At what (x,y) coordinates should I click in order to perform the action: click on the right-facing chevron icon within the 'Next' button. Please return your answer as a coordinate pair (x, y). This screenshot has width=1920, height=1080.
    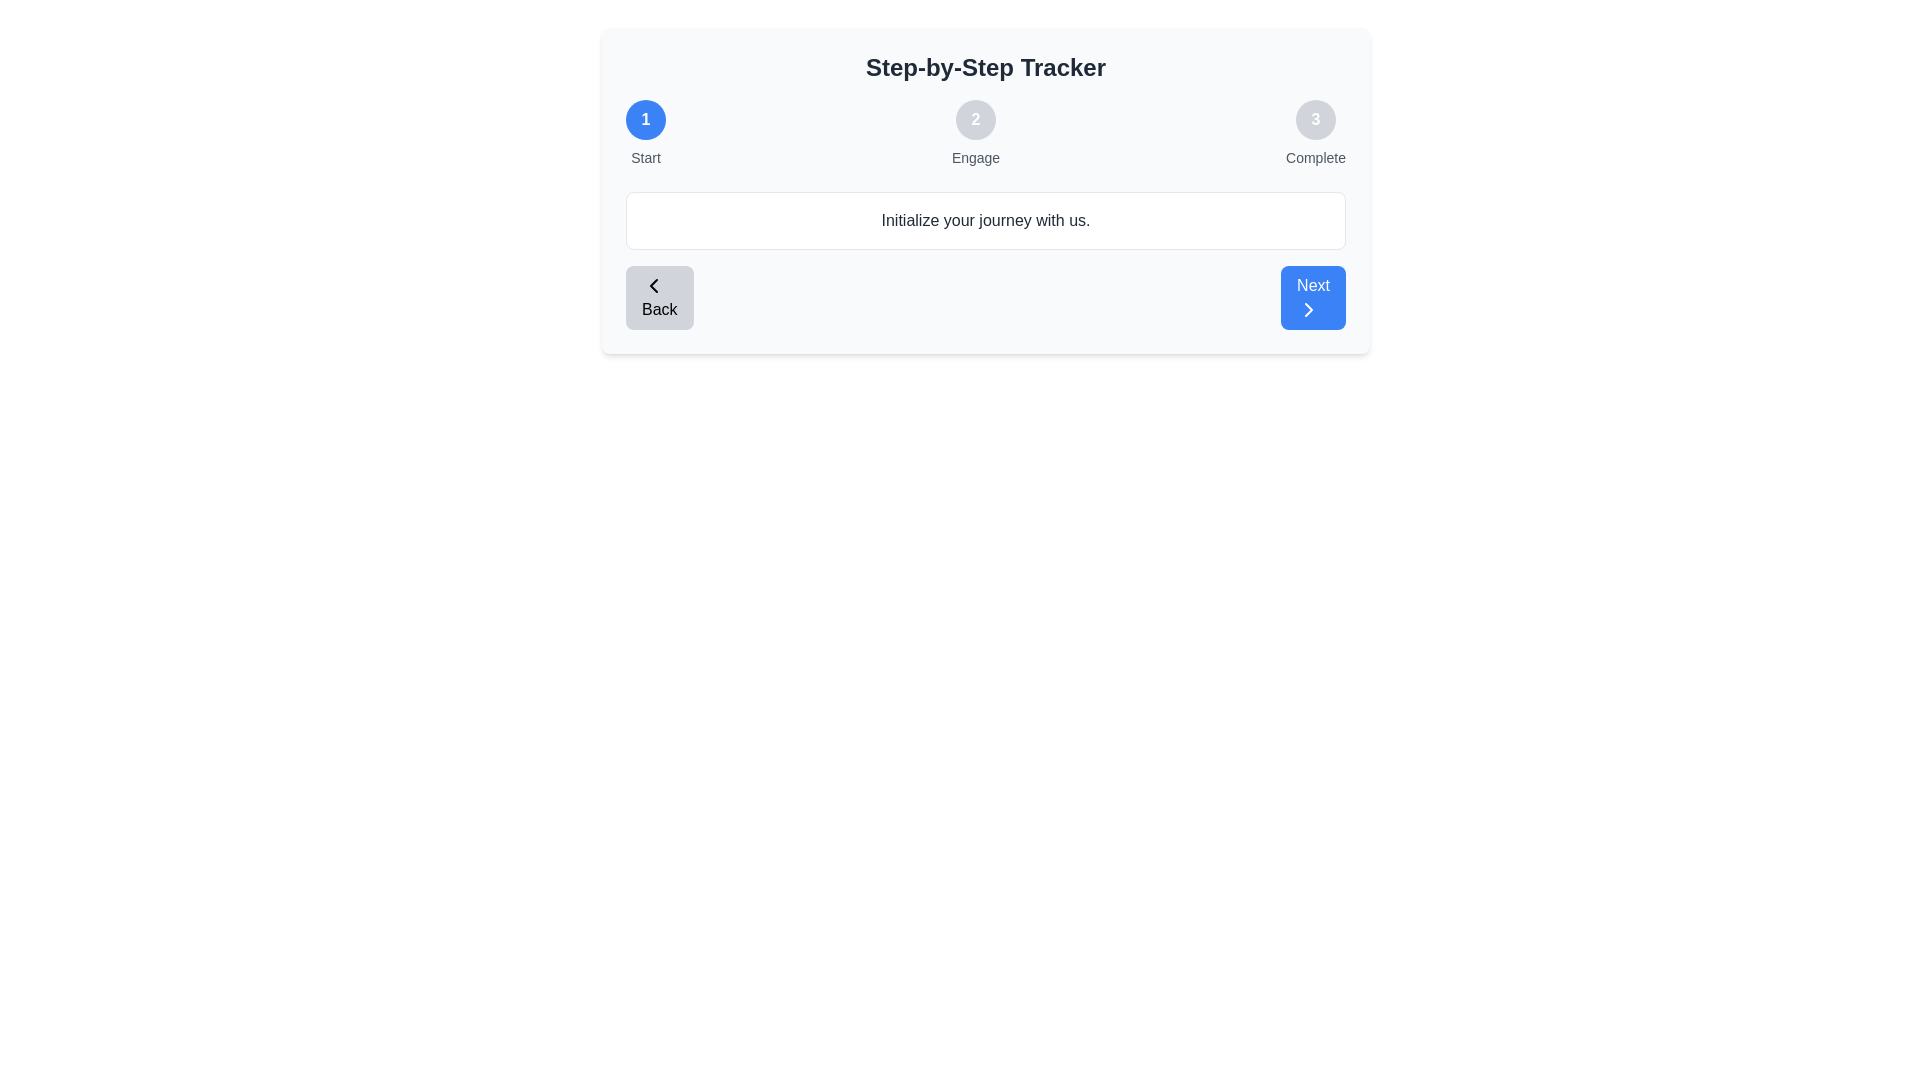
    Looking at the image, I should click on (1309, 309).